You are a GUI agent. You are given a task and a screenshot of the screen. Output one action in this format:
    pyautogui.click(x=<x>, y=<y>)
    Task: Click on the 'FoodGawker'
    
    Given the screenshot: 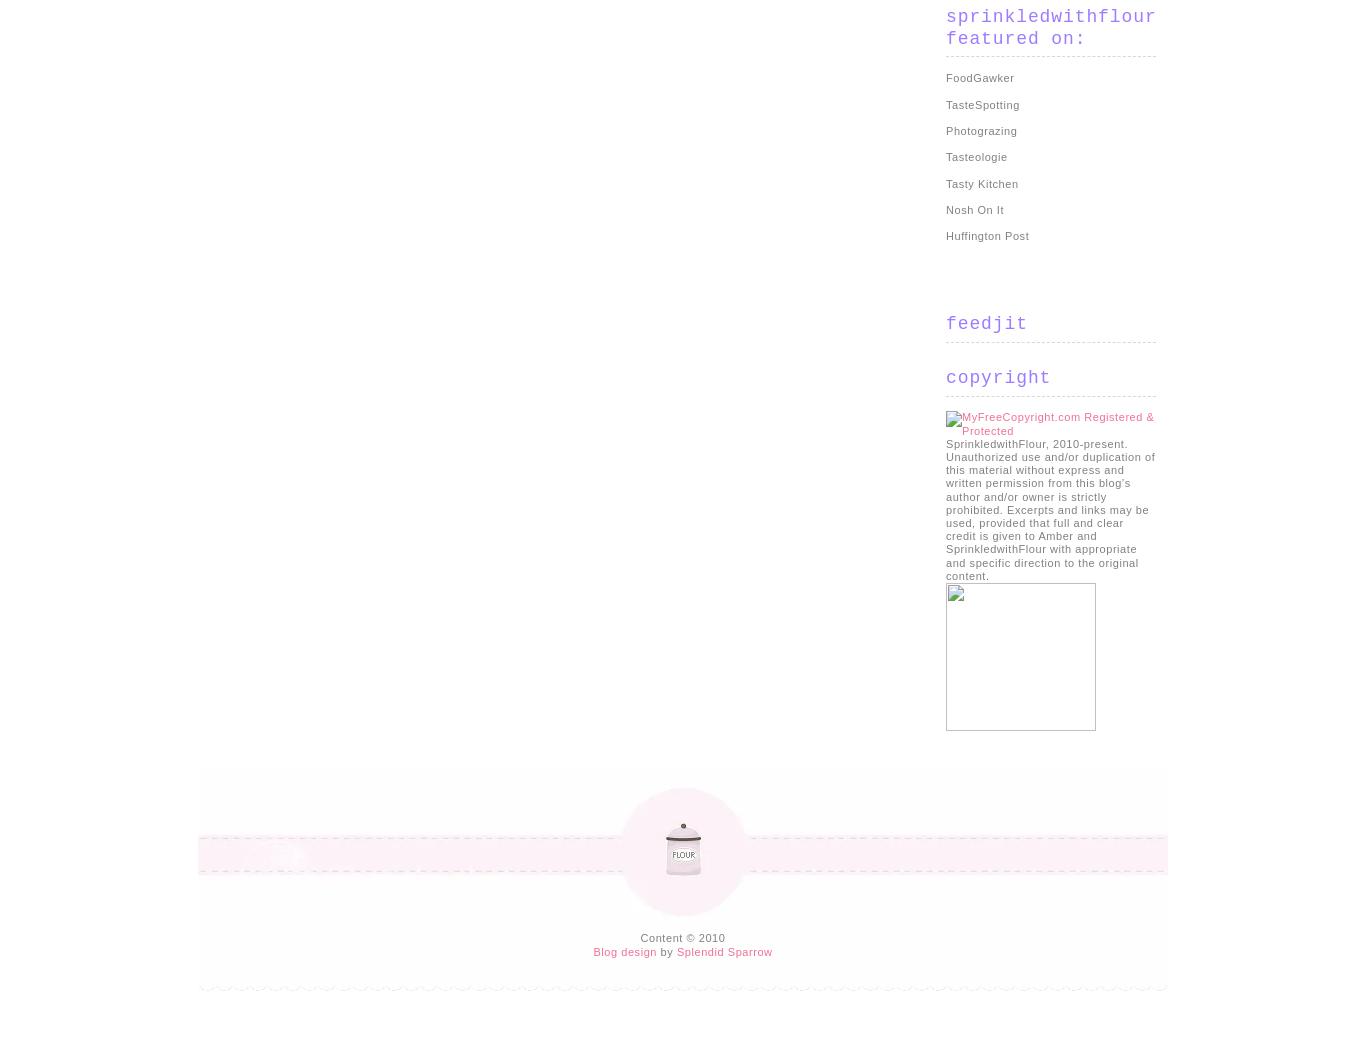 What is the action you would take?
    pyautogui.click(x=979, y=78)
    